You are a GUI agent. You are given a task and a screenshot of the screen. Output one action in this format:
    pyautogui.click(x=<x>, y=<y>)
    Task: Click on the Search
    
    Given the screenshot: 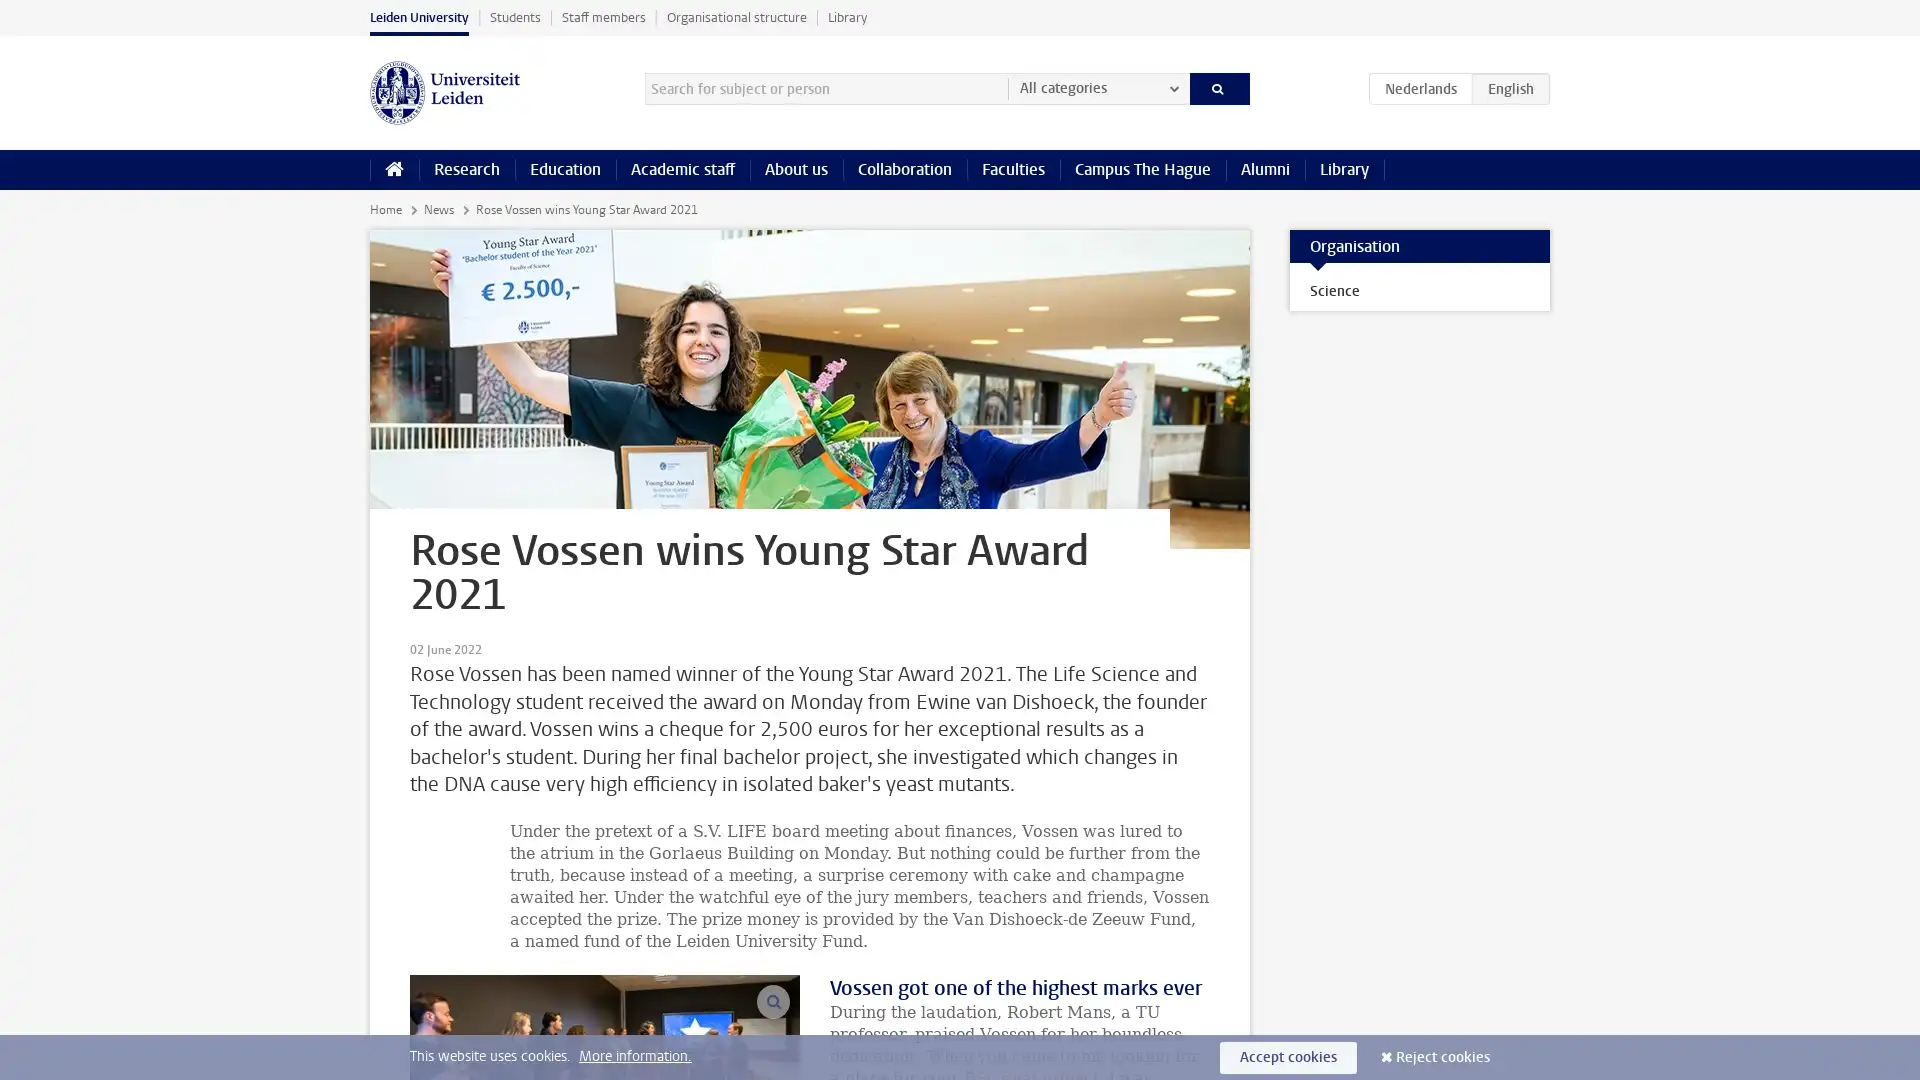 What is the action you would take?
    pyautogui.click(x=1218, y=87)
    